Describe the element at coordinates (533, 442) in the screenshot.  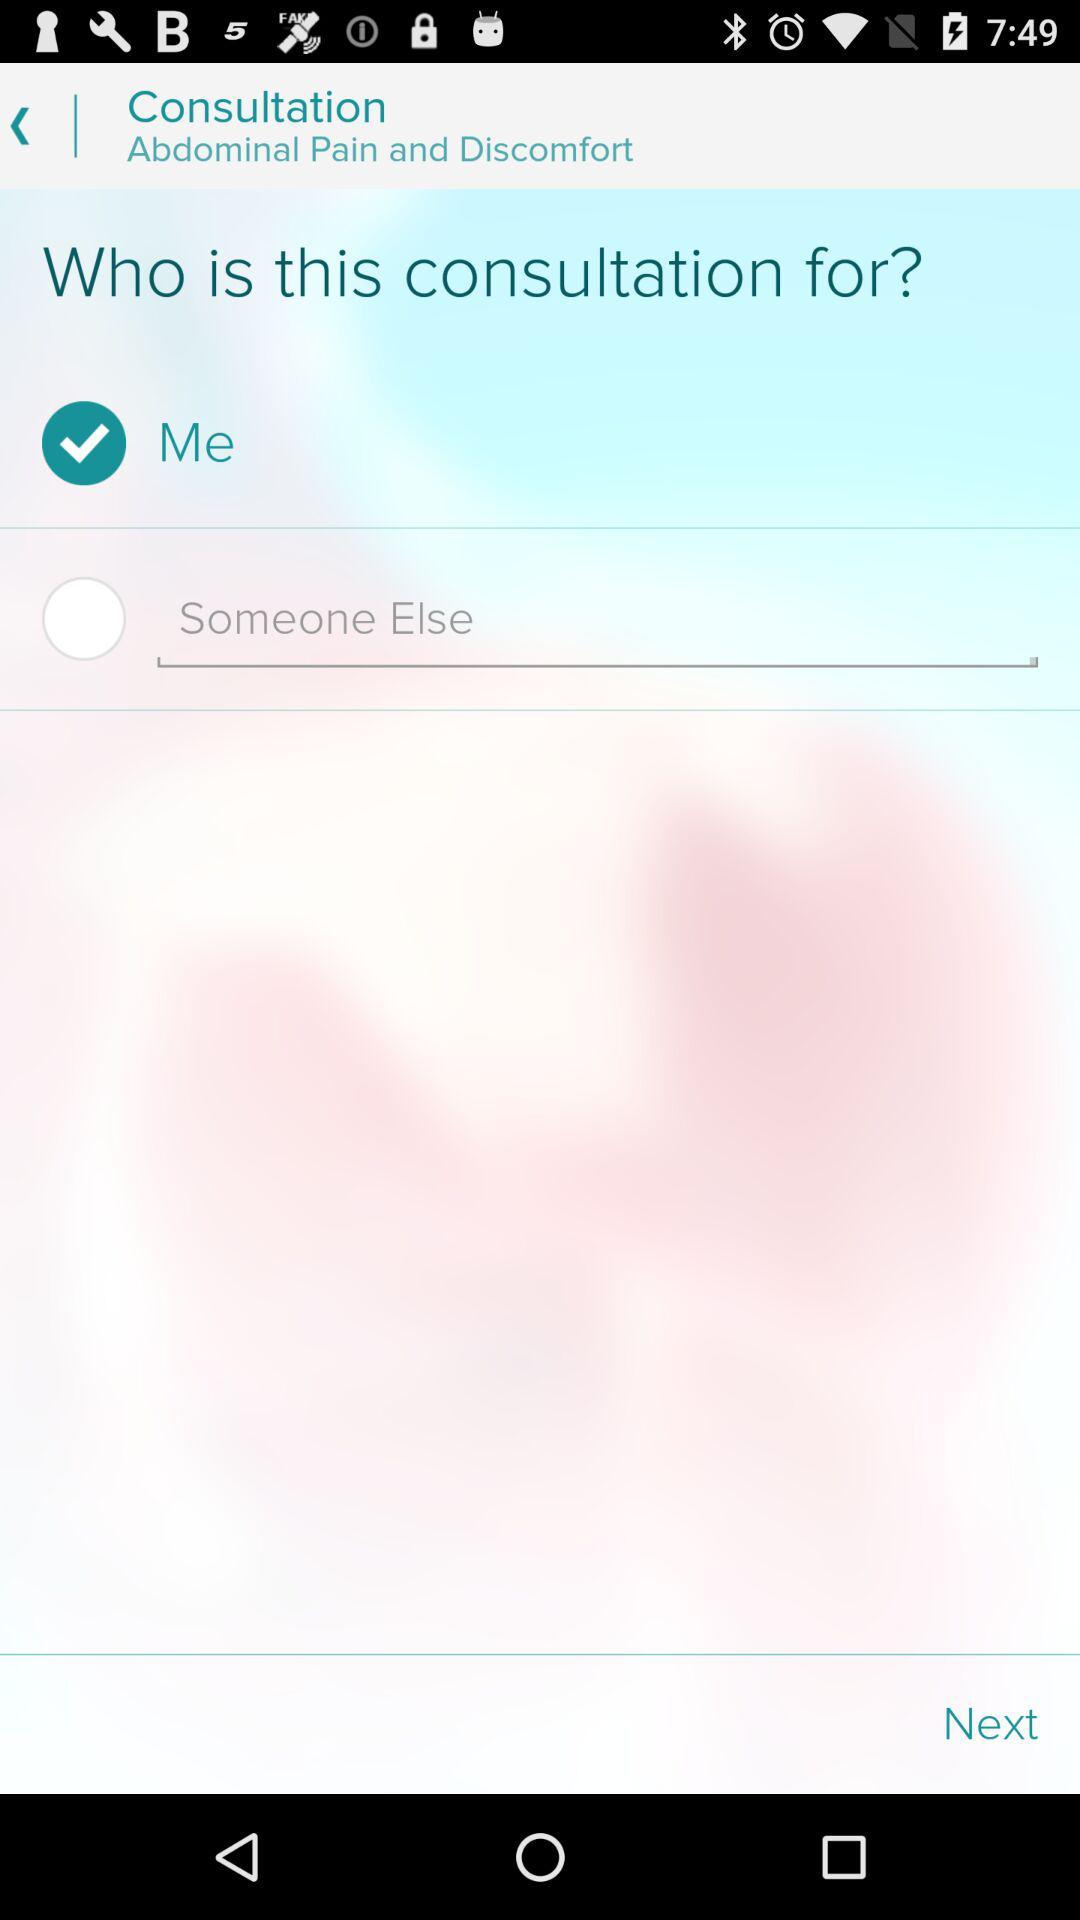
I see `the me item` at that location.